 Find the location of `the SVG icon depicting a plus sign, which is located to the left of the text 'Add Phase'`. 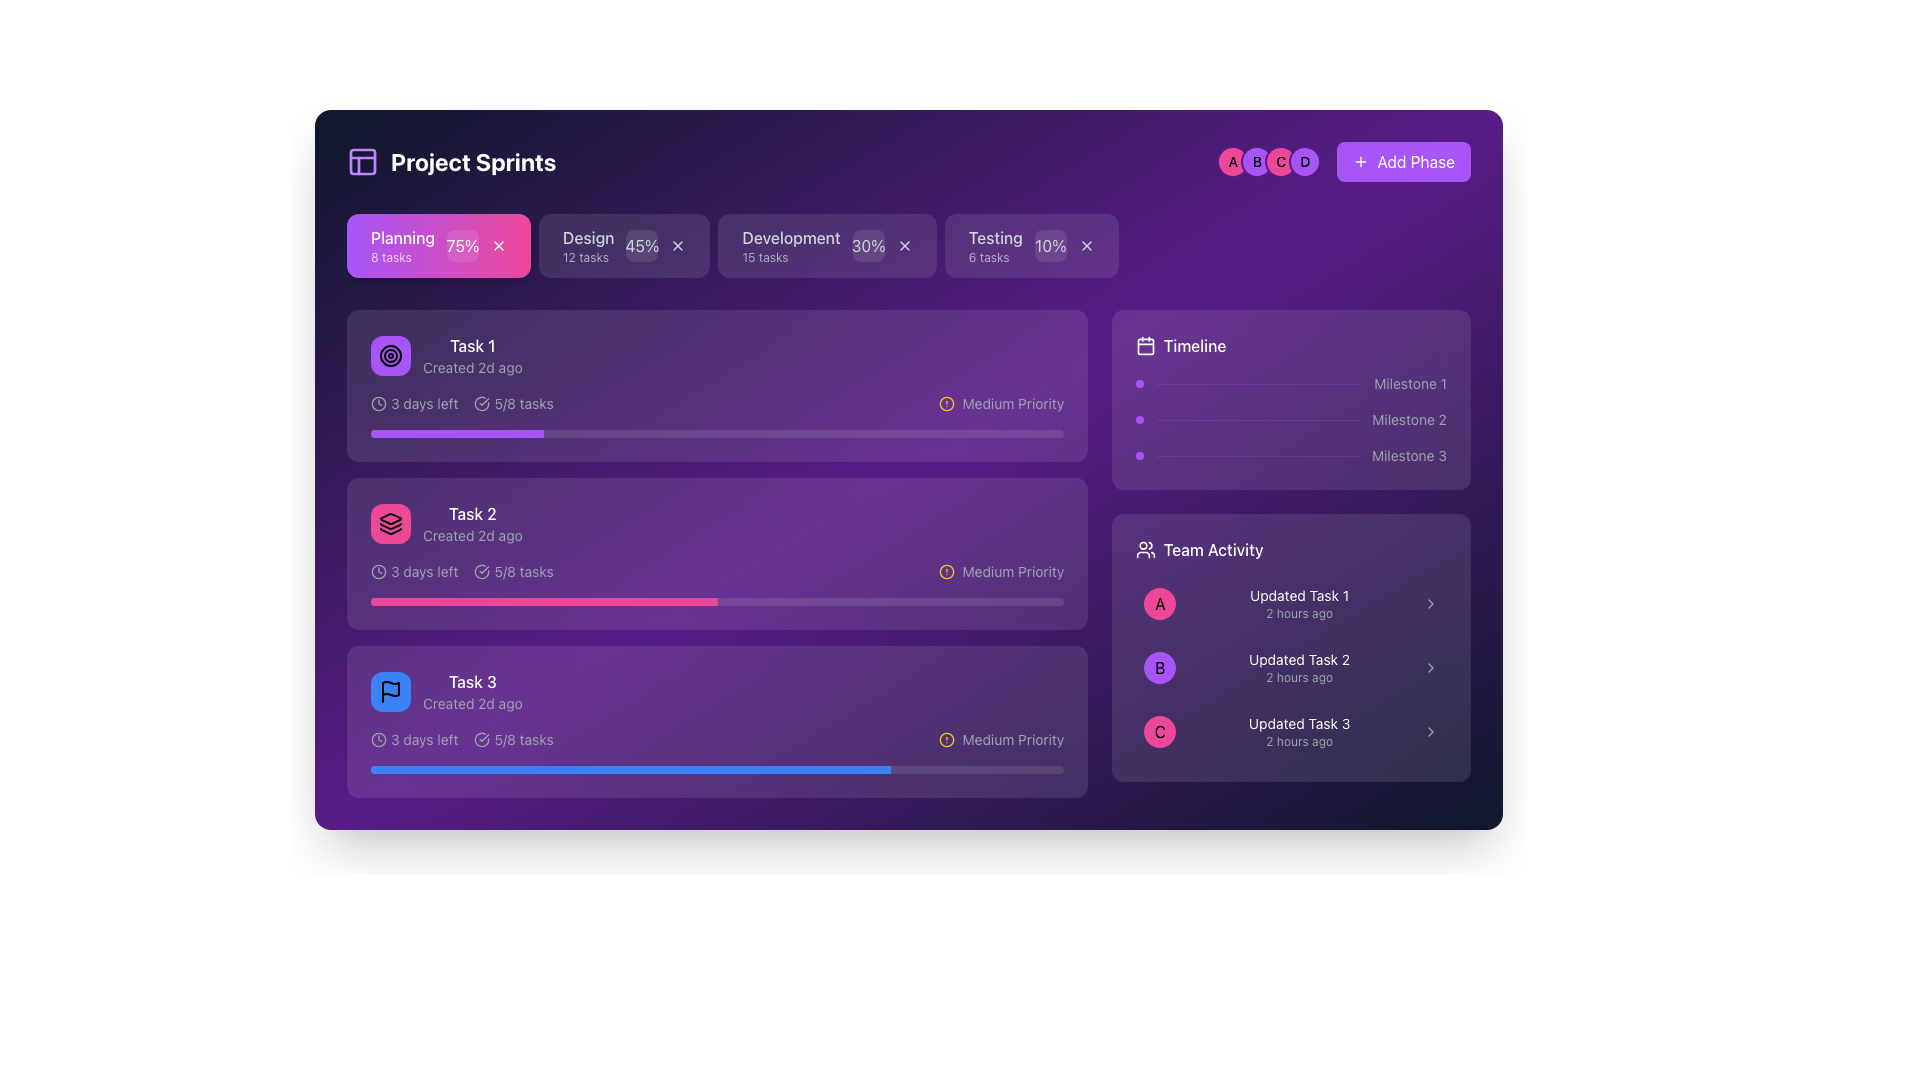

the SVG icon depicting a plus sign, which is located to the left of the text 'Add Phase' is located at coordinates (1360, 161).